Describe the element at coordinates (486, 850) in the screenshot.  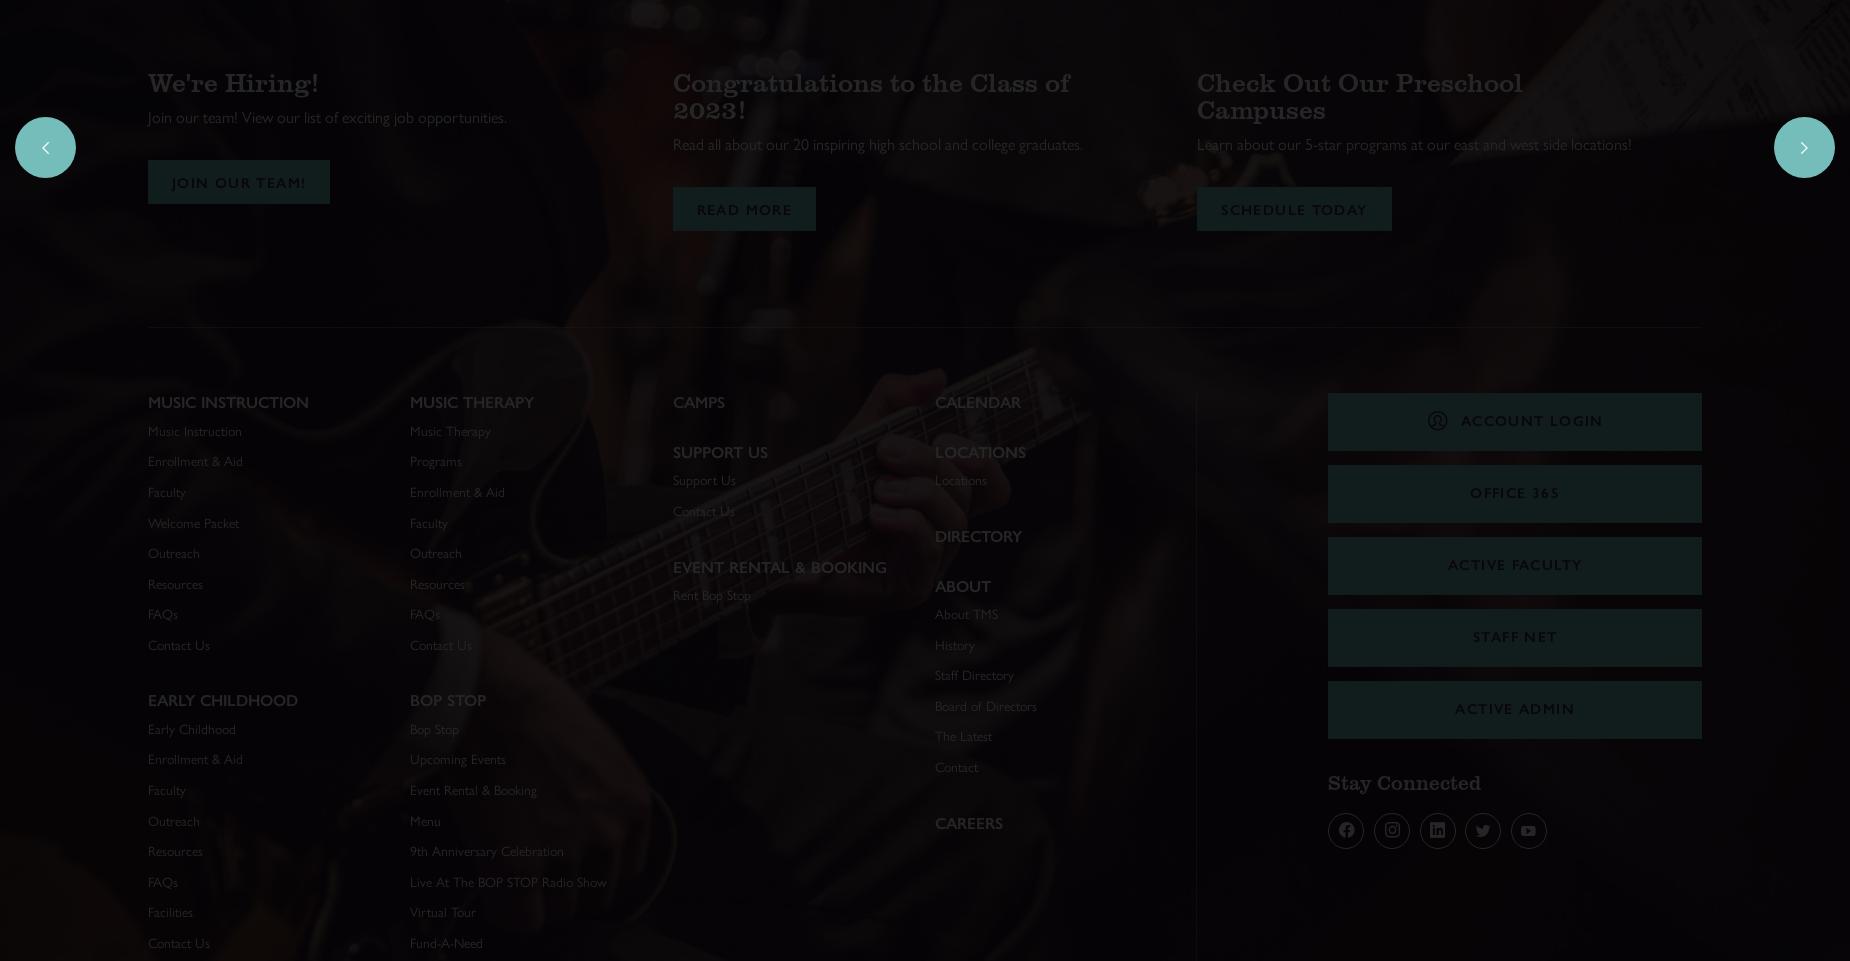
I see `'9th Anniversary Celebration'` at that location.